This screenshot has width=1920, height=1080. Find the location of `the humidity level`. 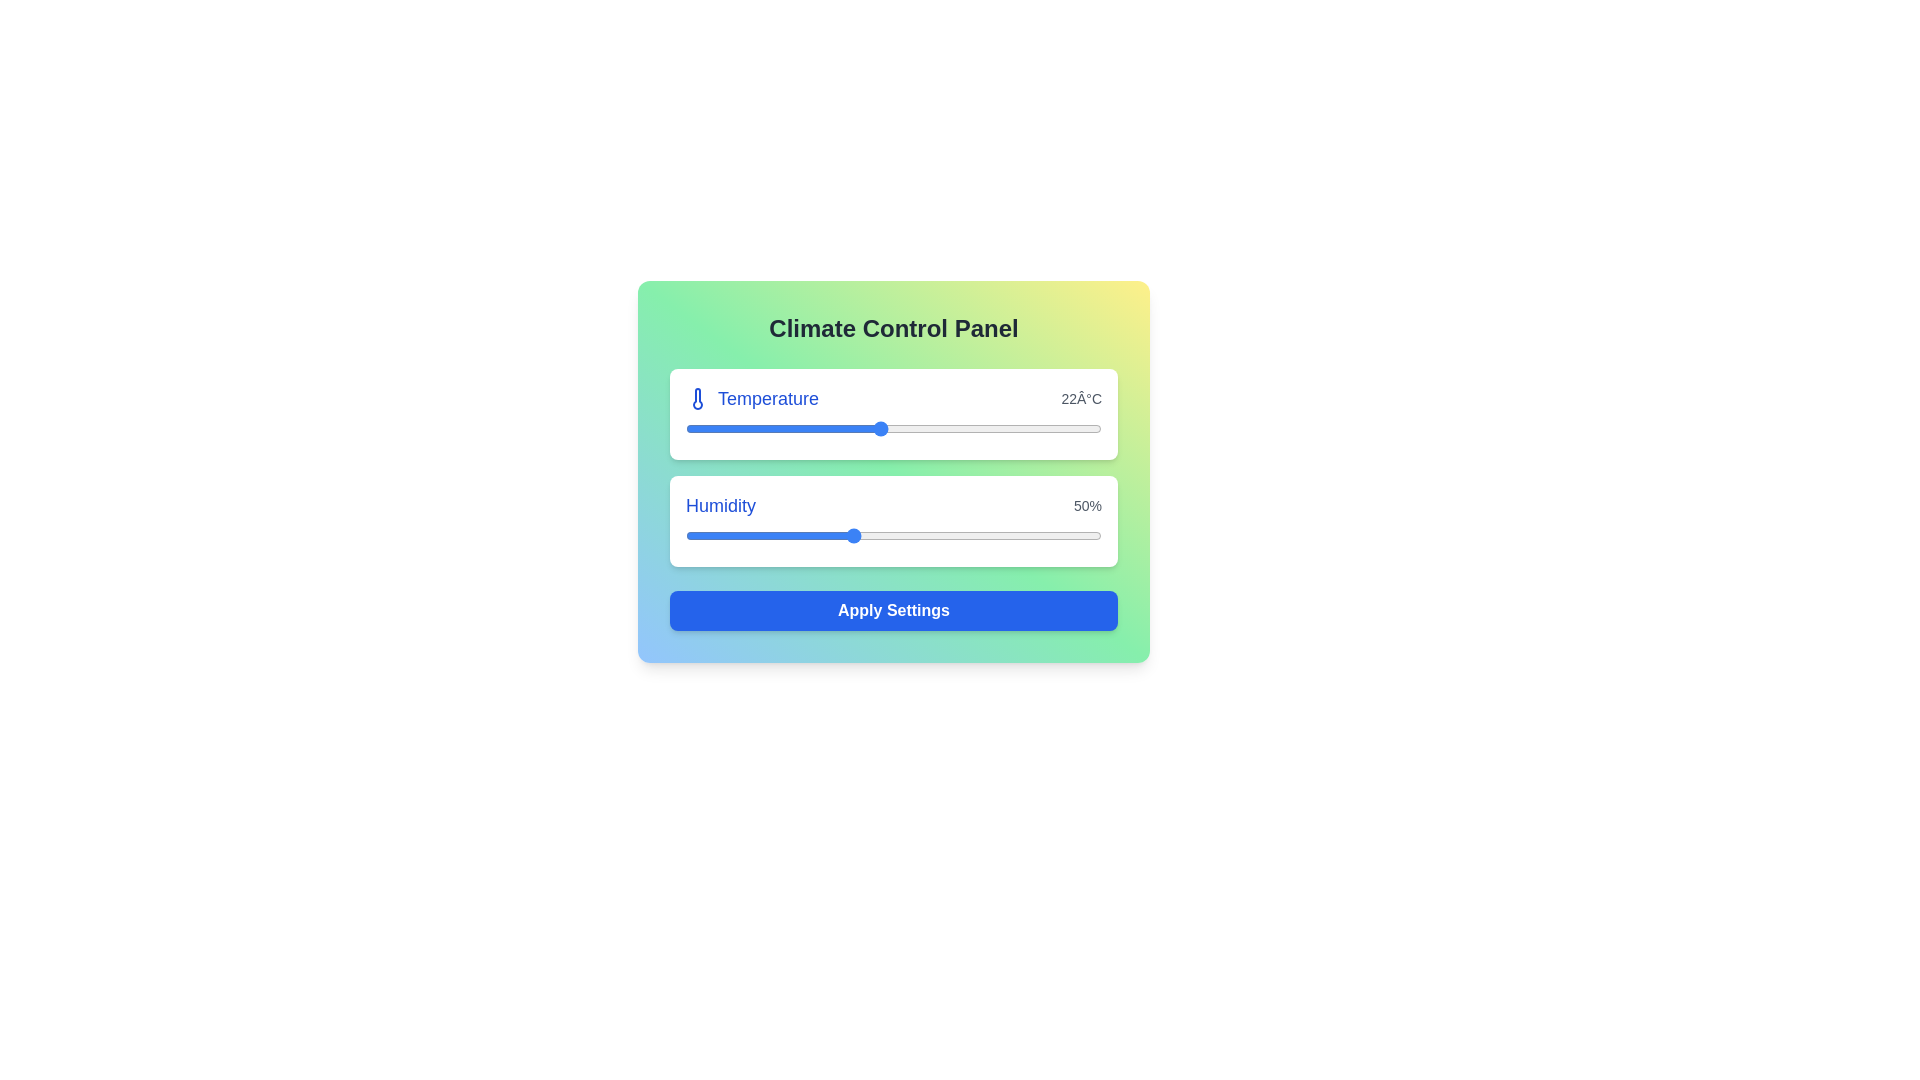

the humidity level is located at coordinates (892, 535).